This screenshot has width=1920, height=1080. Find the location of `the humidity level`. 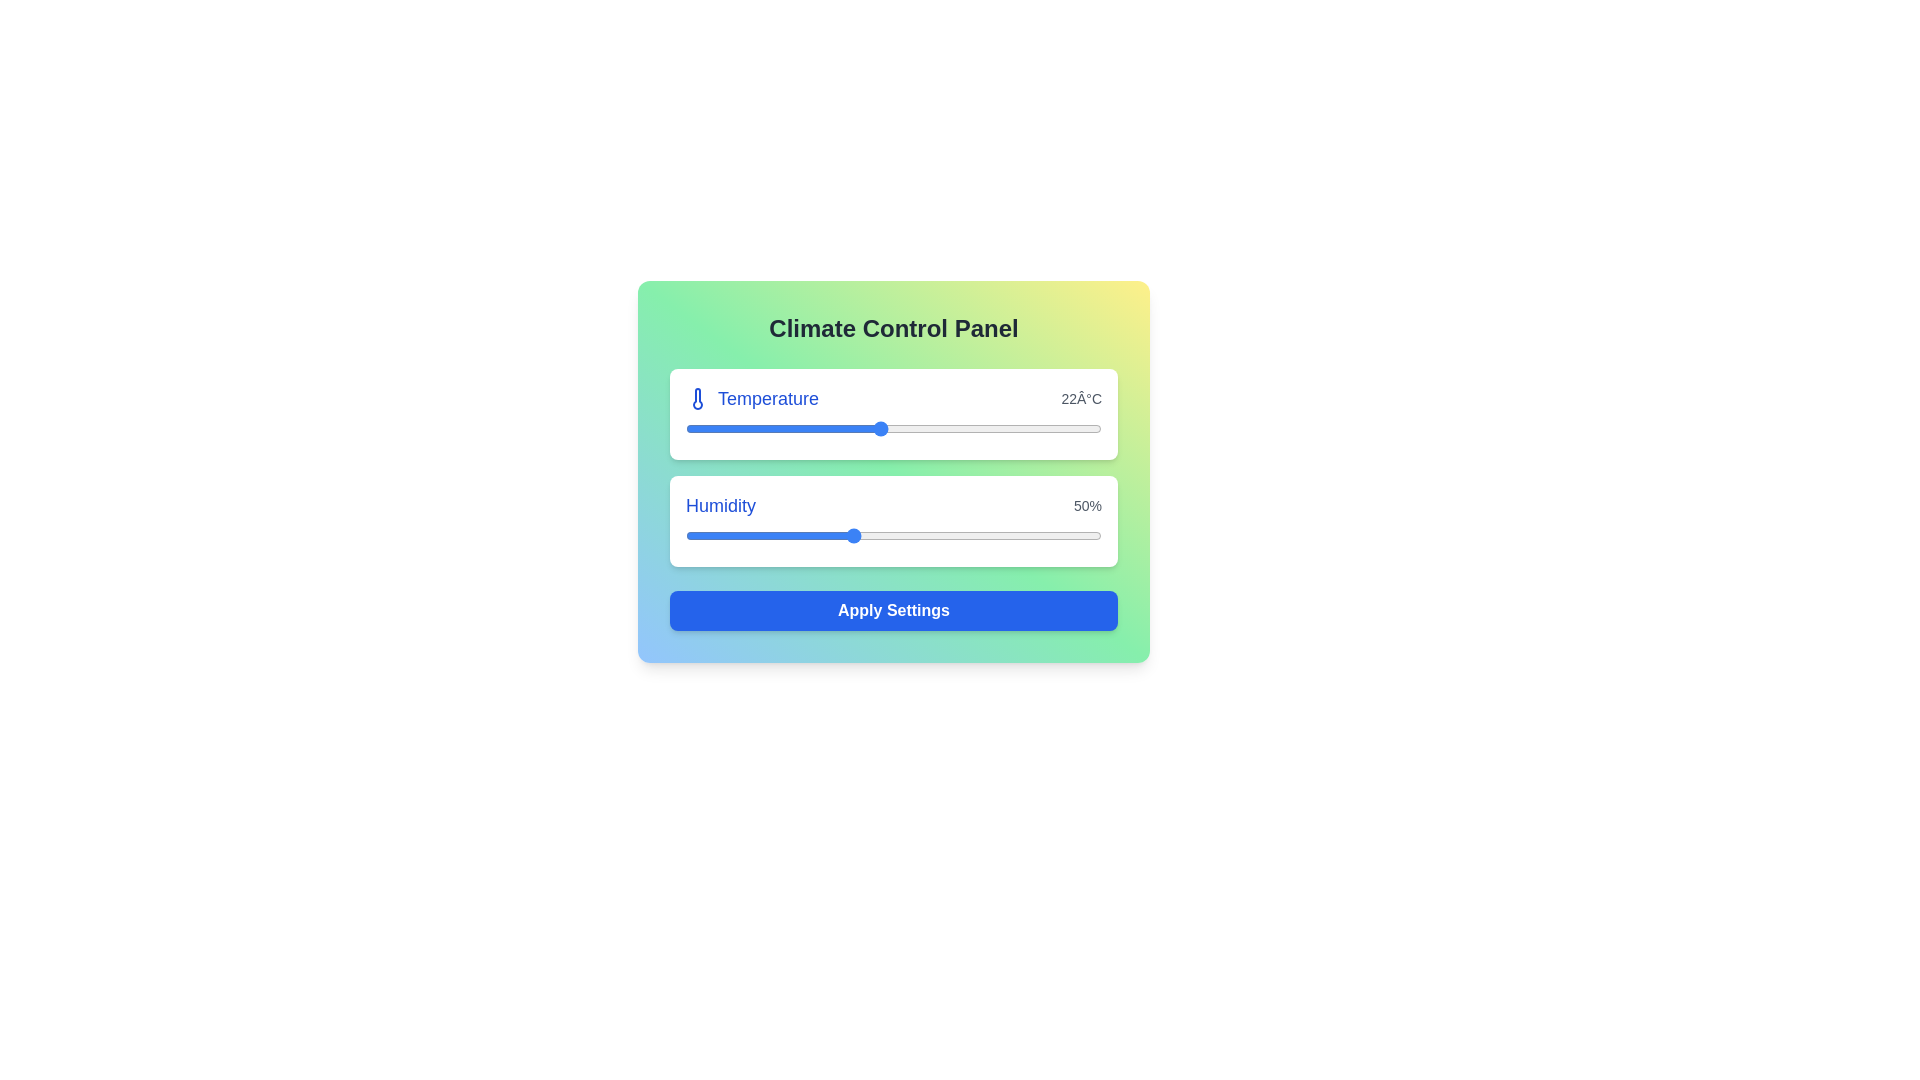

the humidity level is located at coordinates (892, 535).